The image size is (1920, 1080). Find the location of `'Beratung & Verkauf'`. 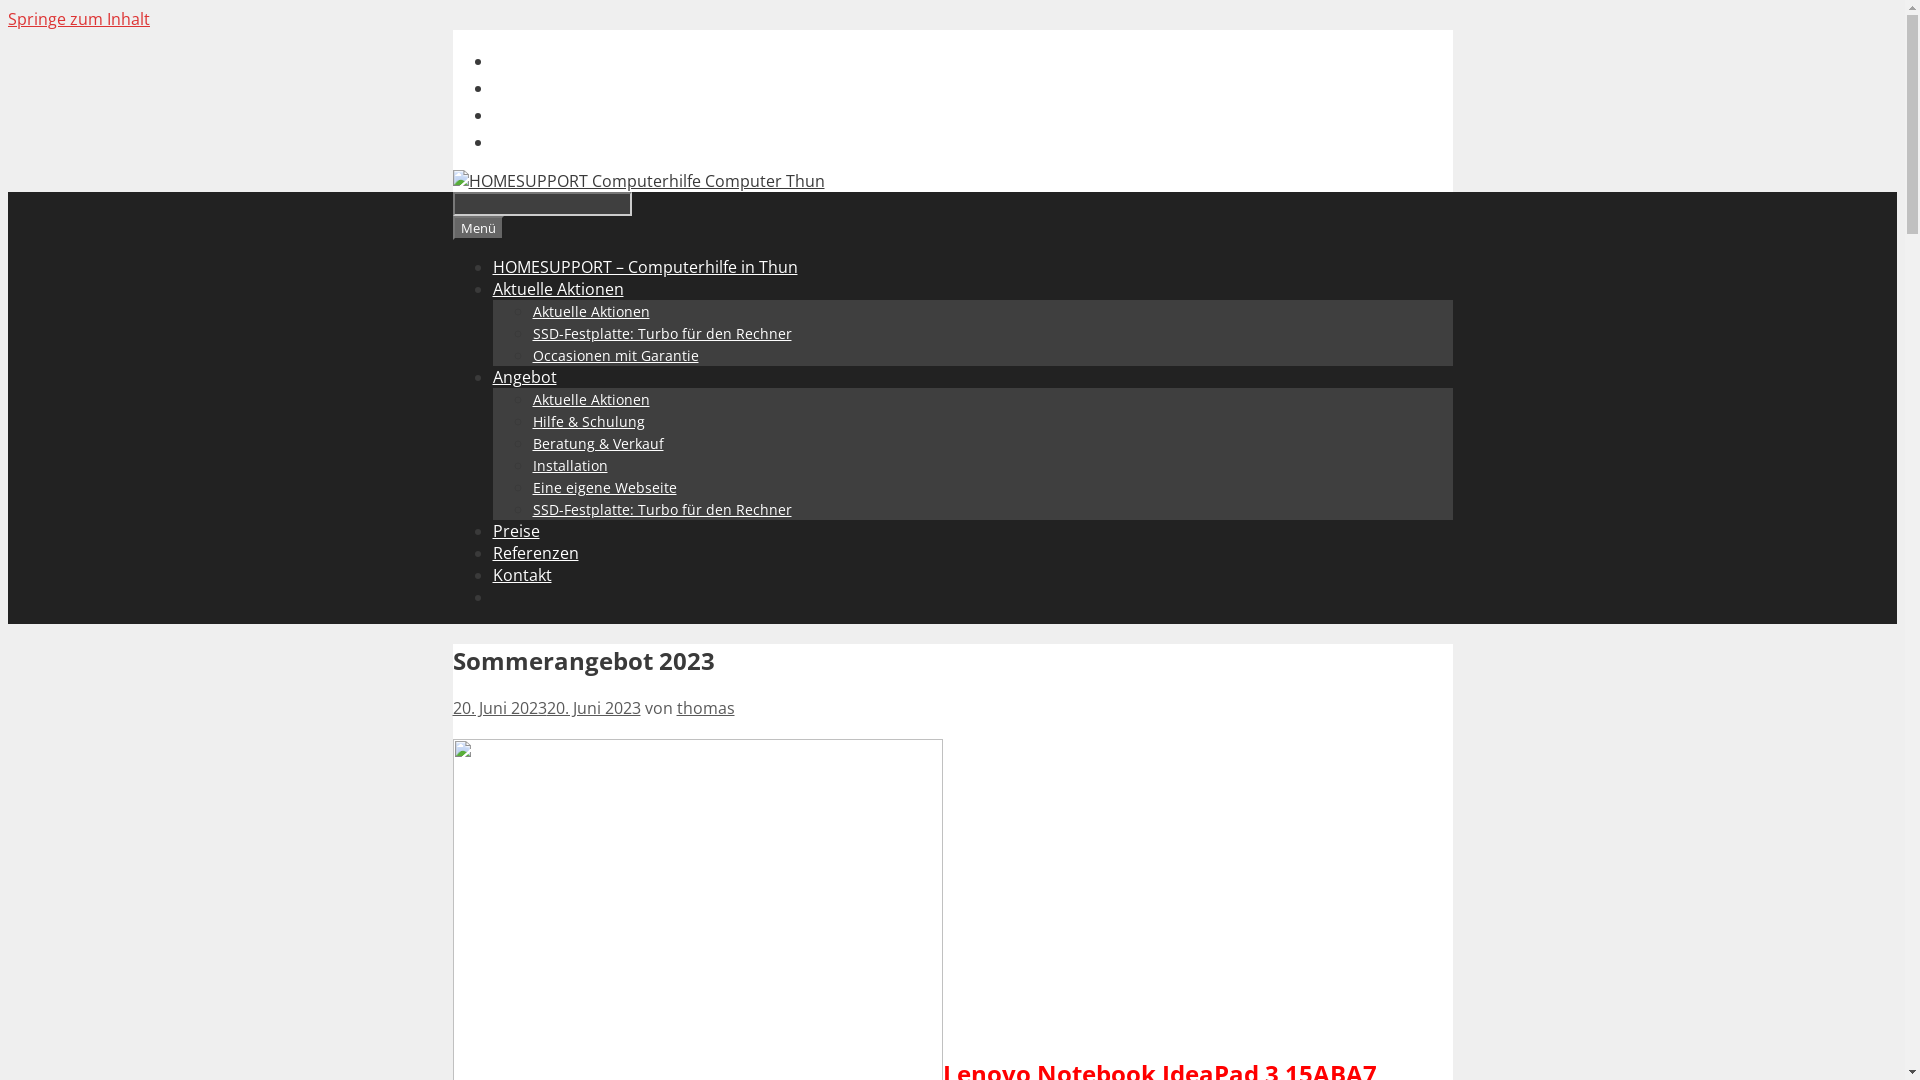

'Beratung & Verkauf' is located at coordinates (596, 442).